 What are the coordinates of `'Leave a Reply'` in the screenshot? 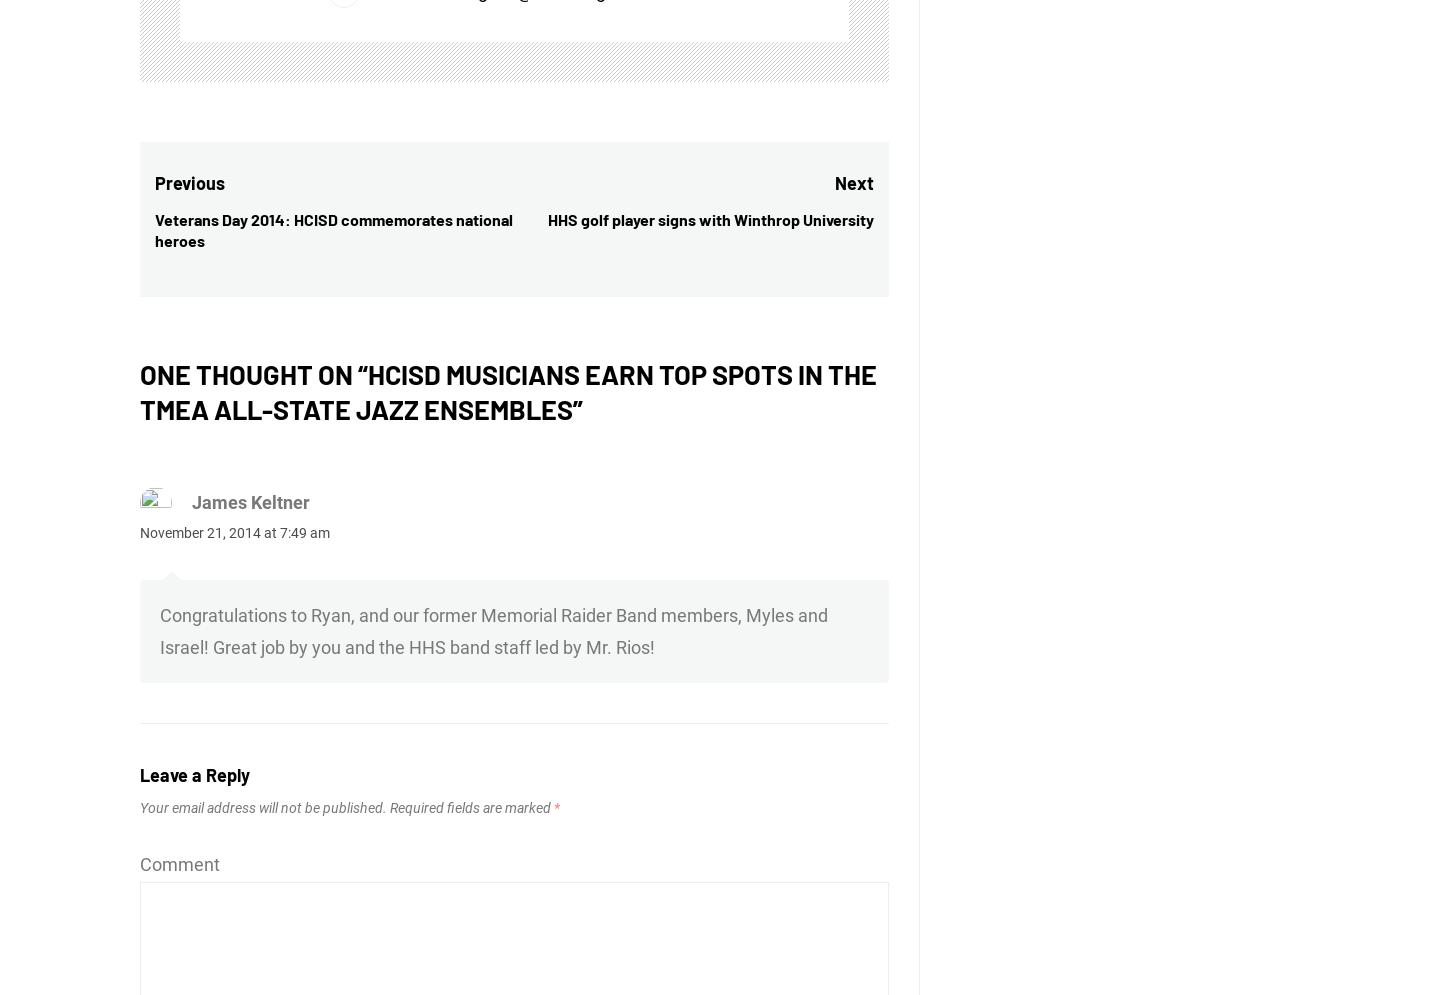 It's located at (194, 775).